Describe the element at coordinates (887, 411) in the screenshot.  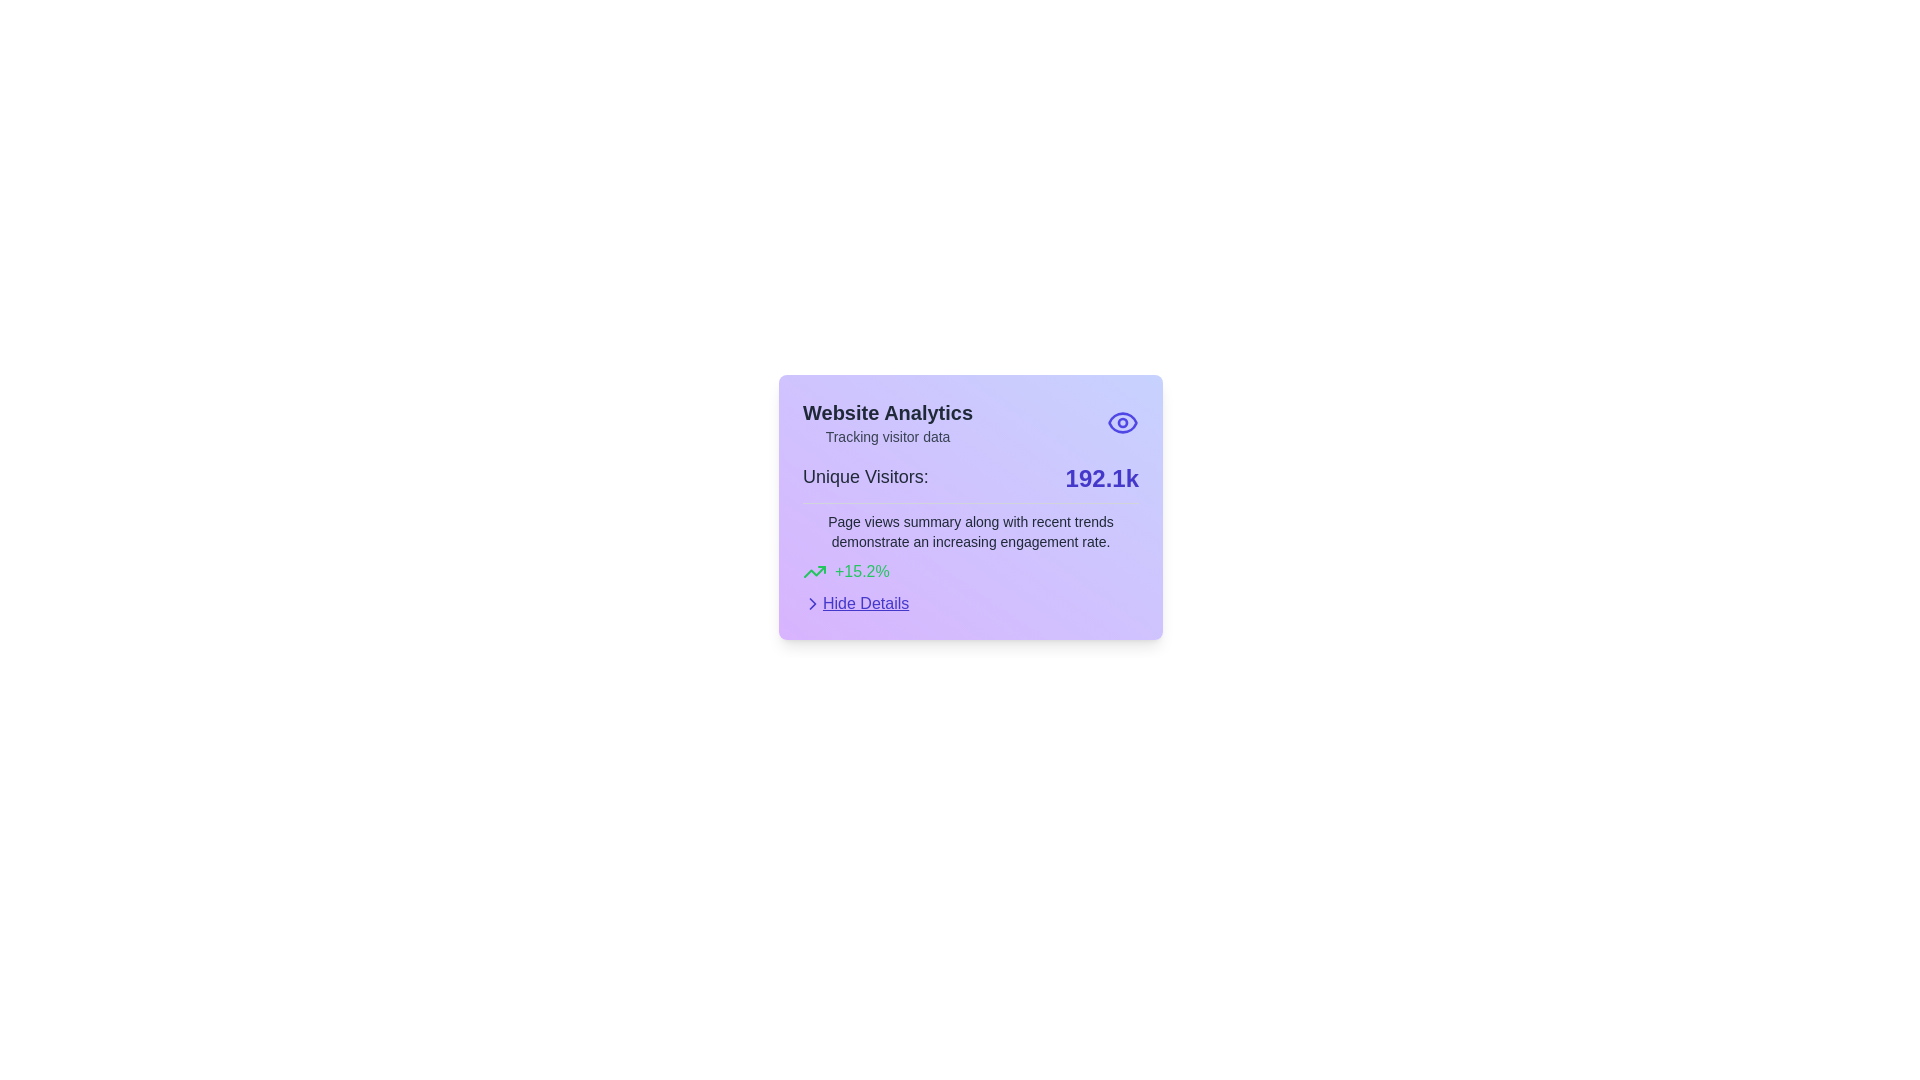
I see `the prominent text label displaying 'Website Analytics' in bold and slightly enlarged font, located at the top-left section of a card interface` at that location.